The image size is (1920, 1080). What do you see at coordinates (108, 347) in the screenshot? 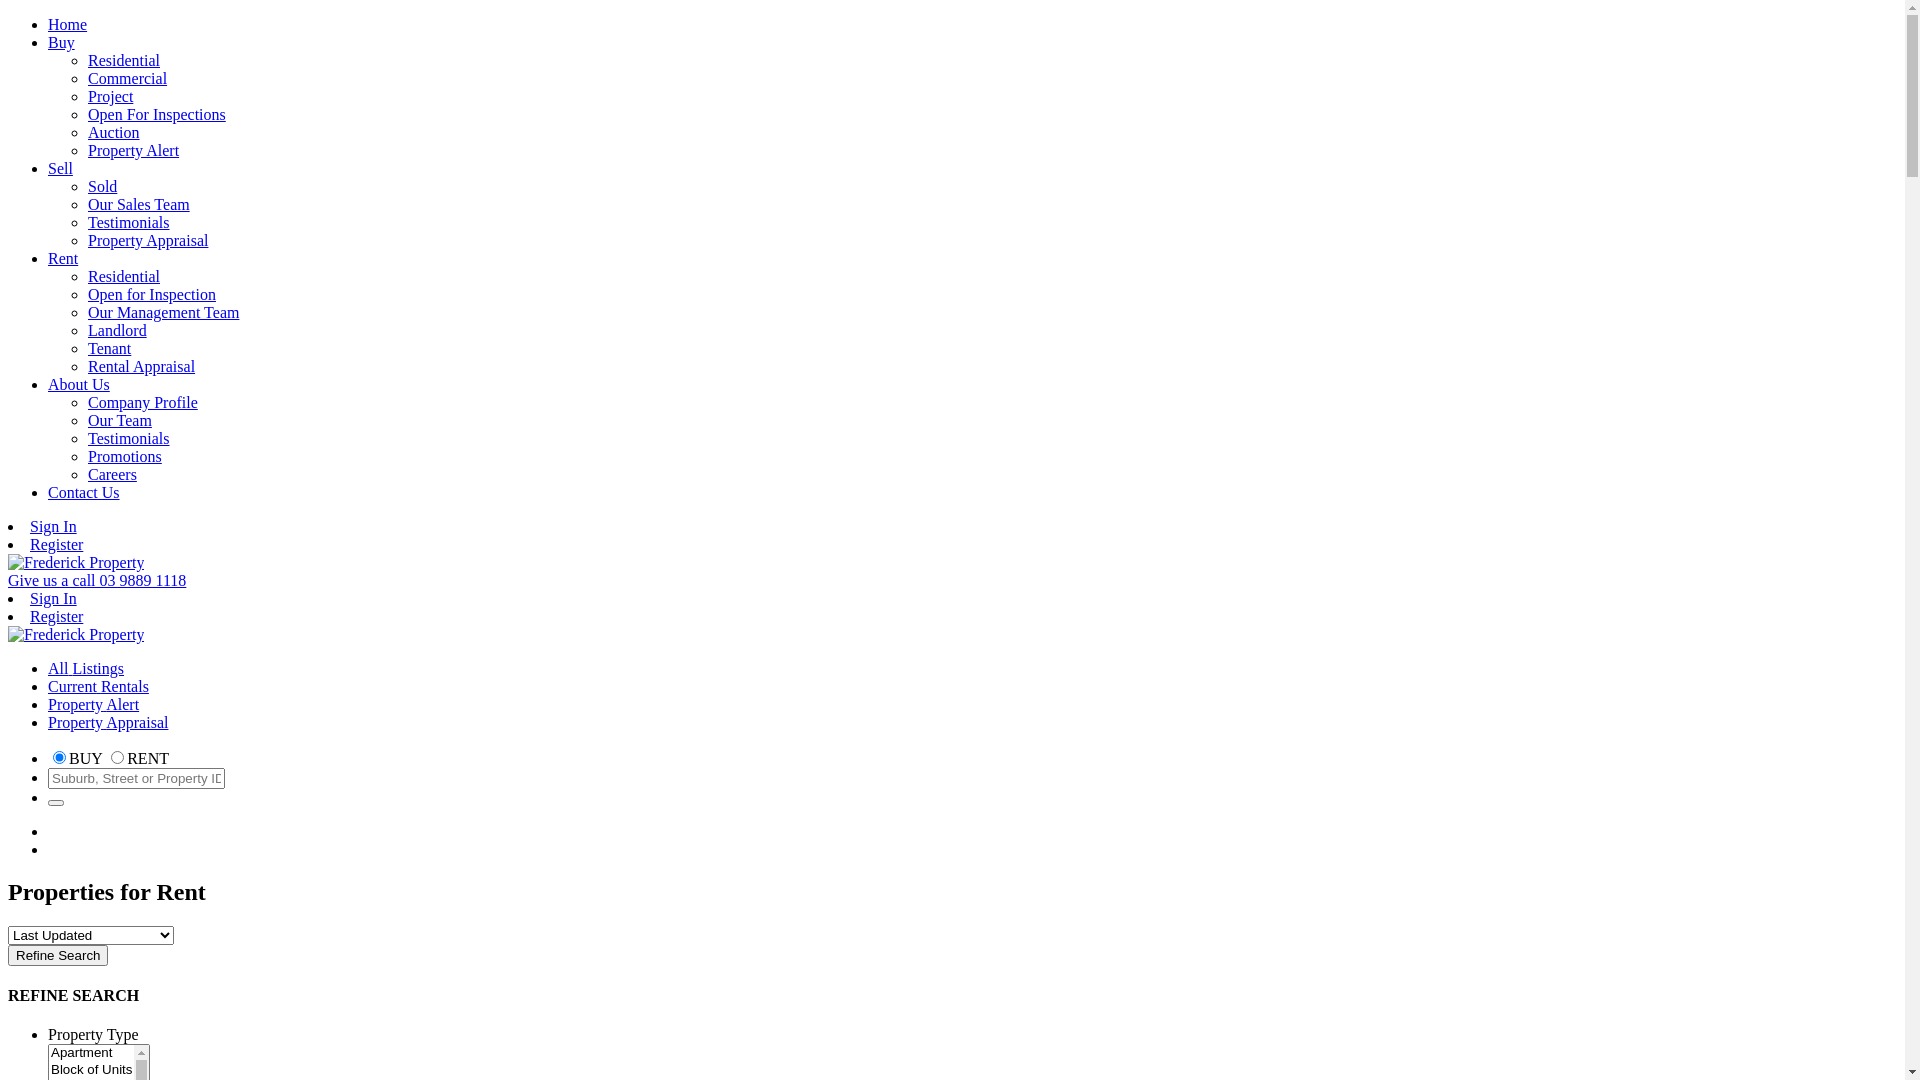
I see `'Tenant'` at bounding box center [108, 347].